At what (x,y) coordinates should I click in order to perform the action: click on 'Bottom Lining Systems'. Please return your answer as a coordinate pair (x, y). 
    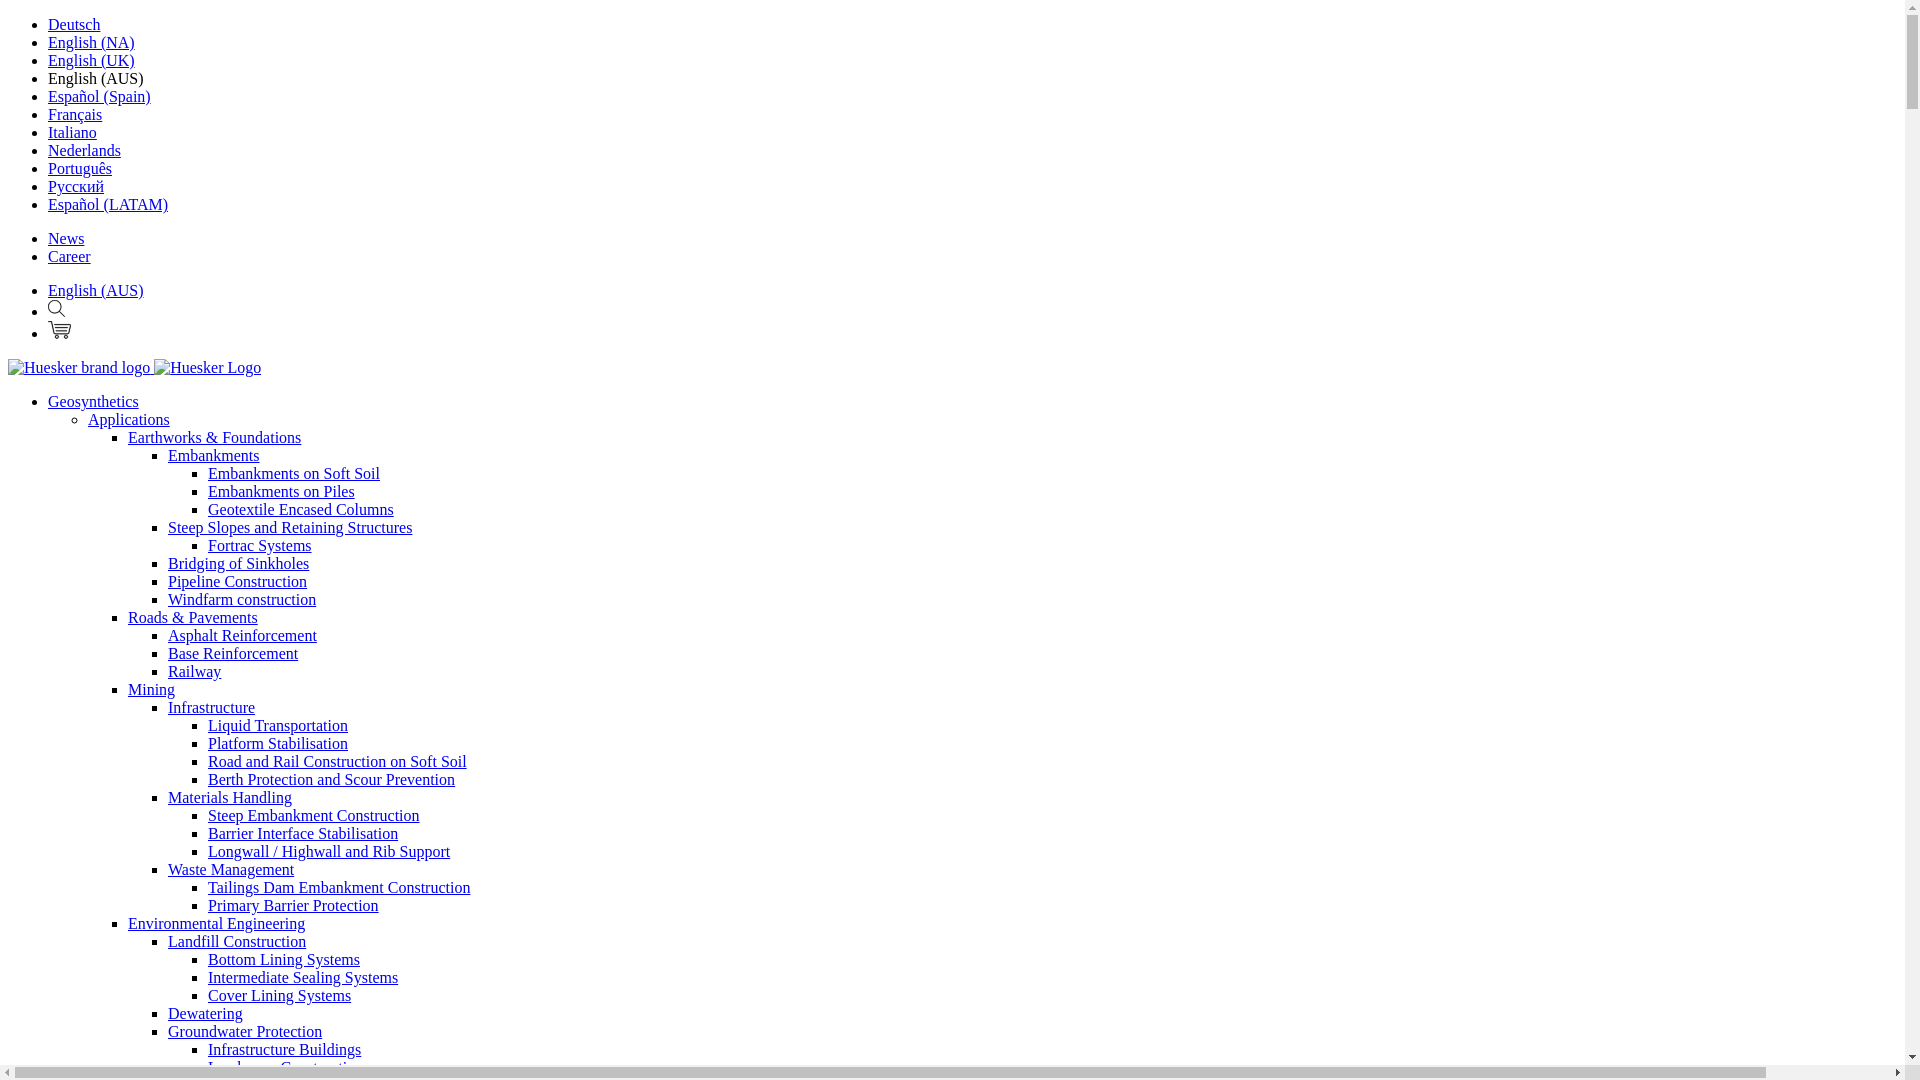
    Looking at the image, I should click on (282, 958).